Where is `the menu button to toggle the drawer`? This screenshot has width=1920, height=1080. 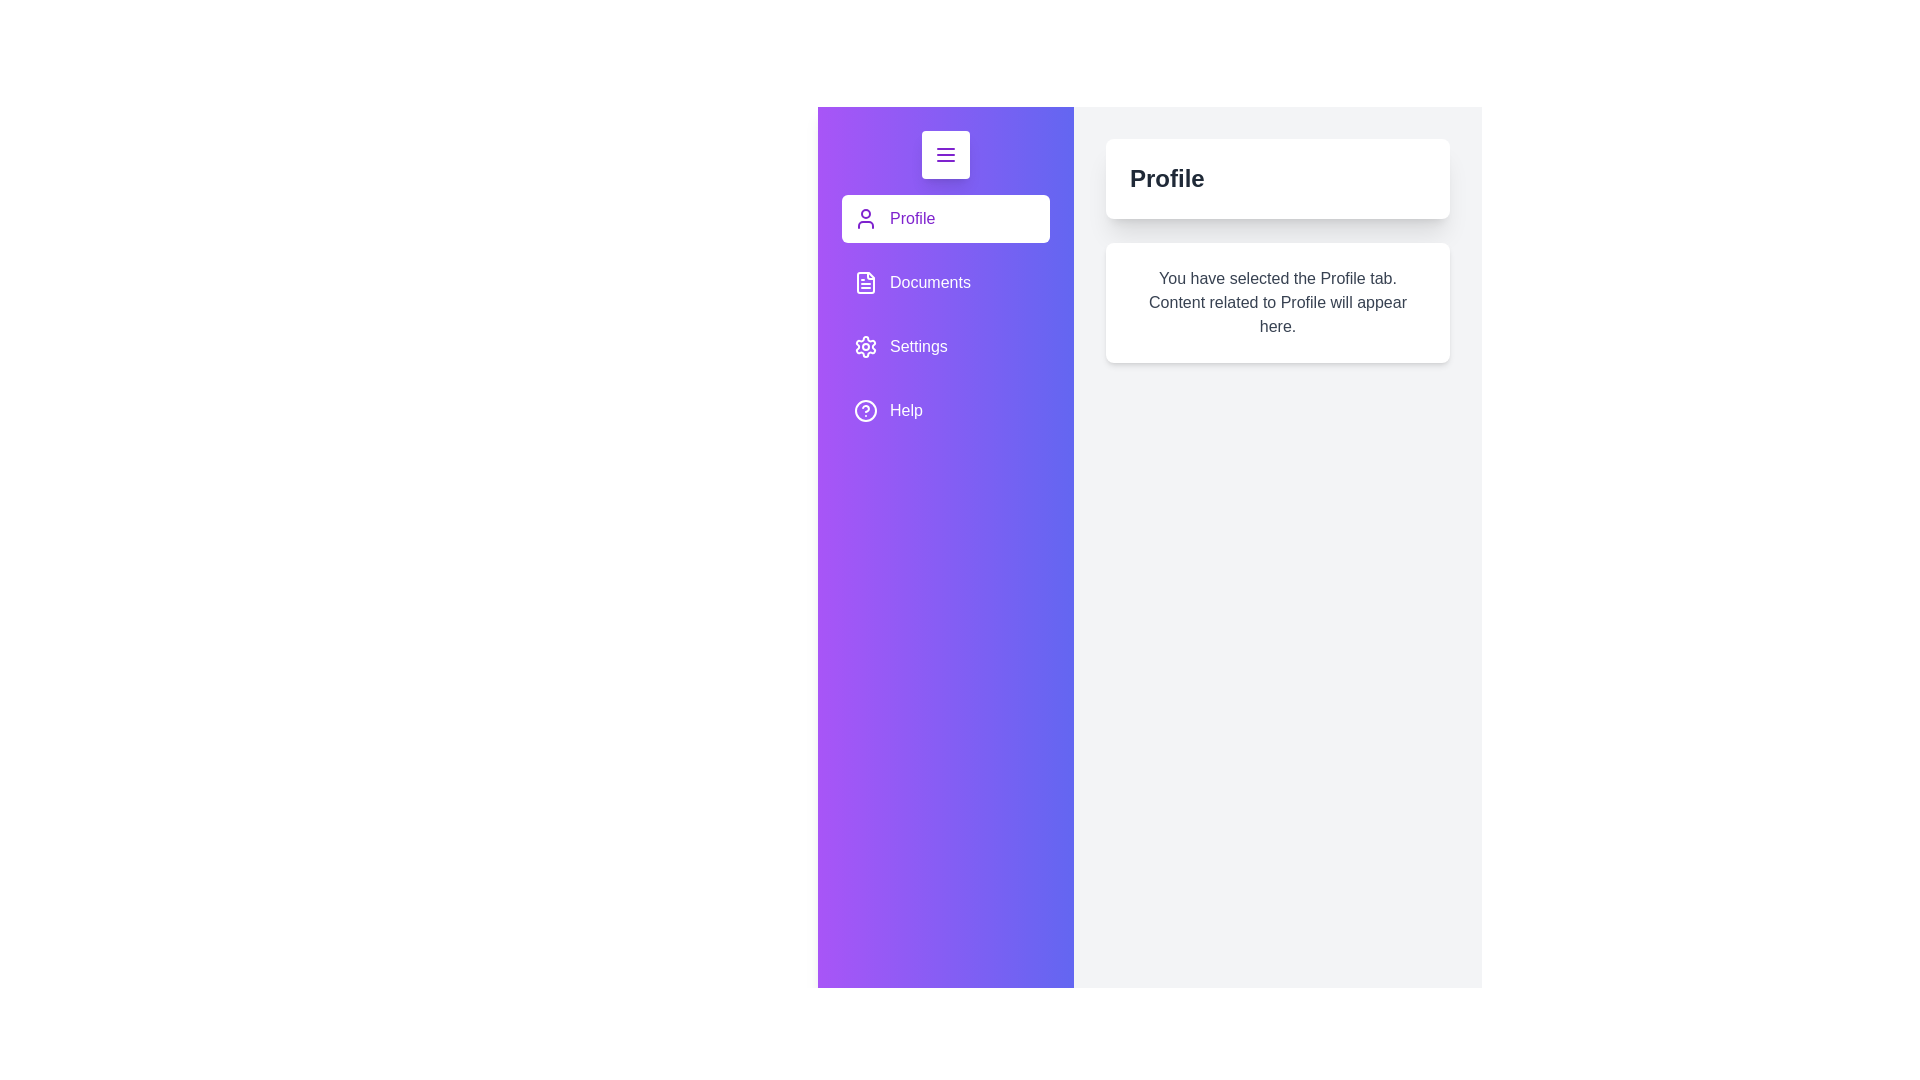 the menu button to toggle the drawer is located at coordinates (944, 153).